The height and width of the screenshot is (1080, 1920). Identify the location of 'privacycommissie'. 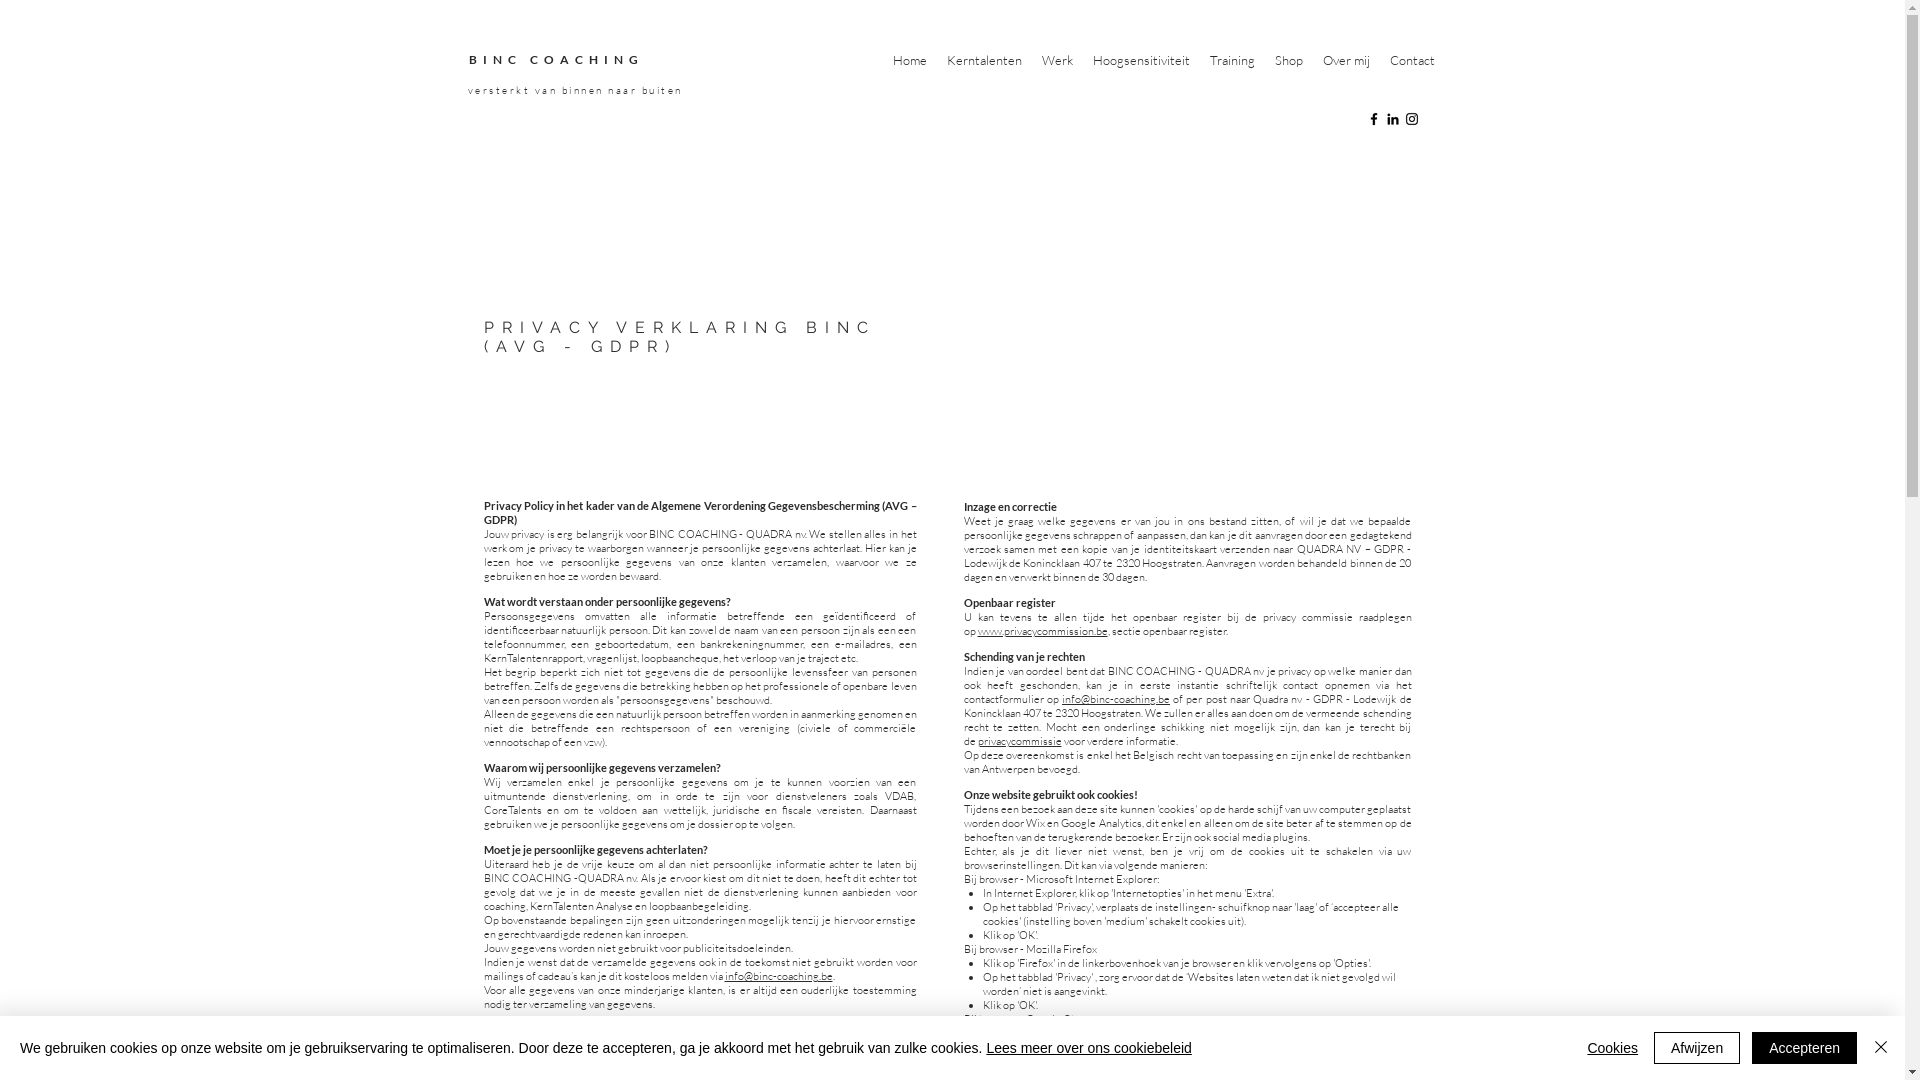
(1019, 740).